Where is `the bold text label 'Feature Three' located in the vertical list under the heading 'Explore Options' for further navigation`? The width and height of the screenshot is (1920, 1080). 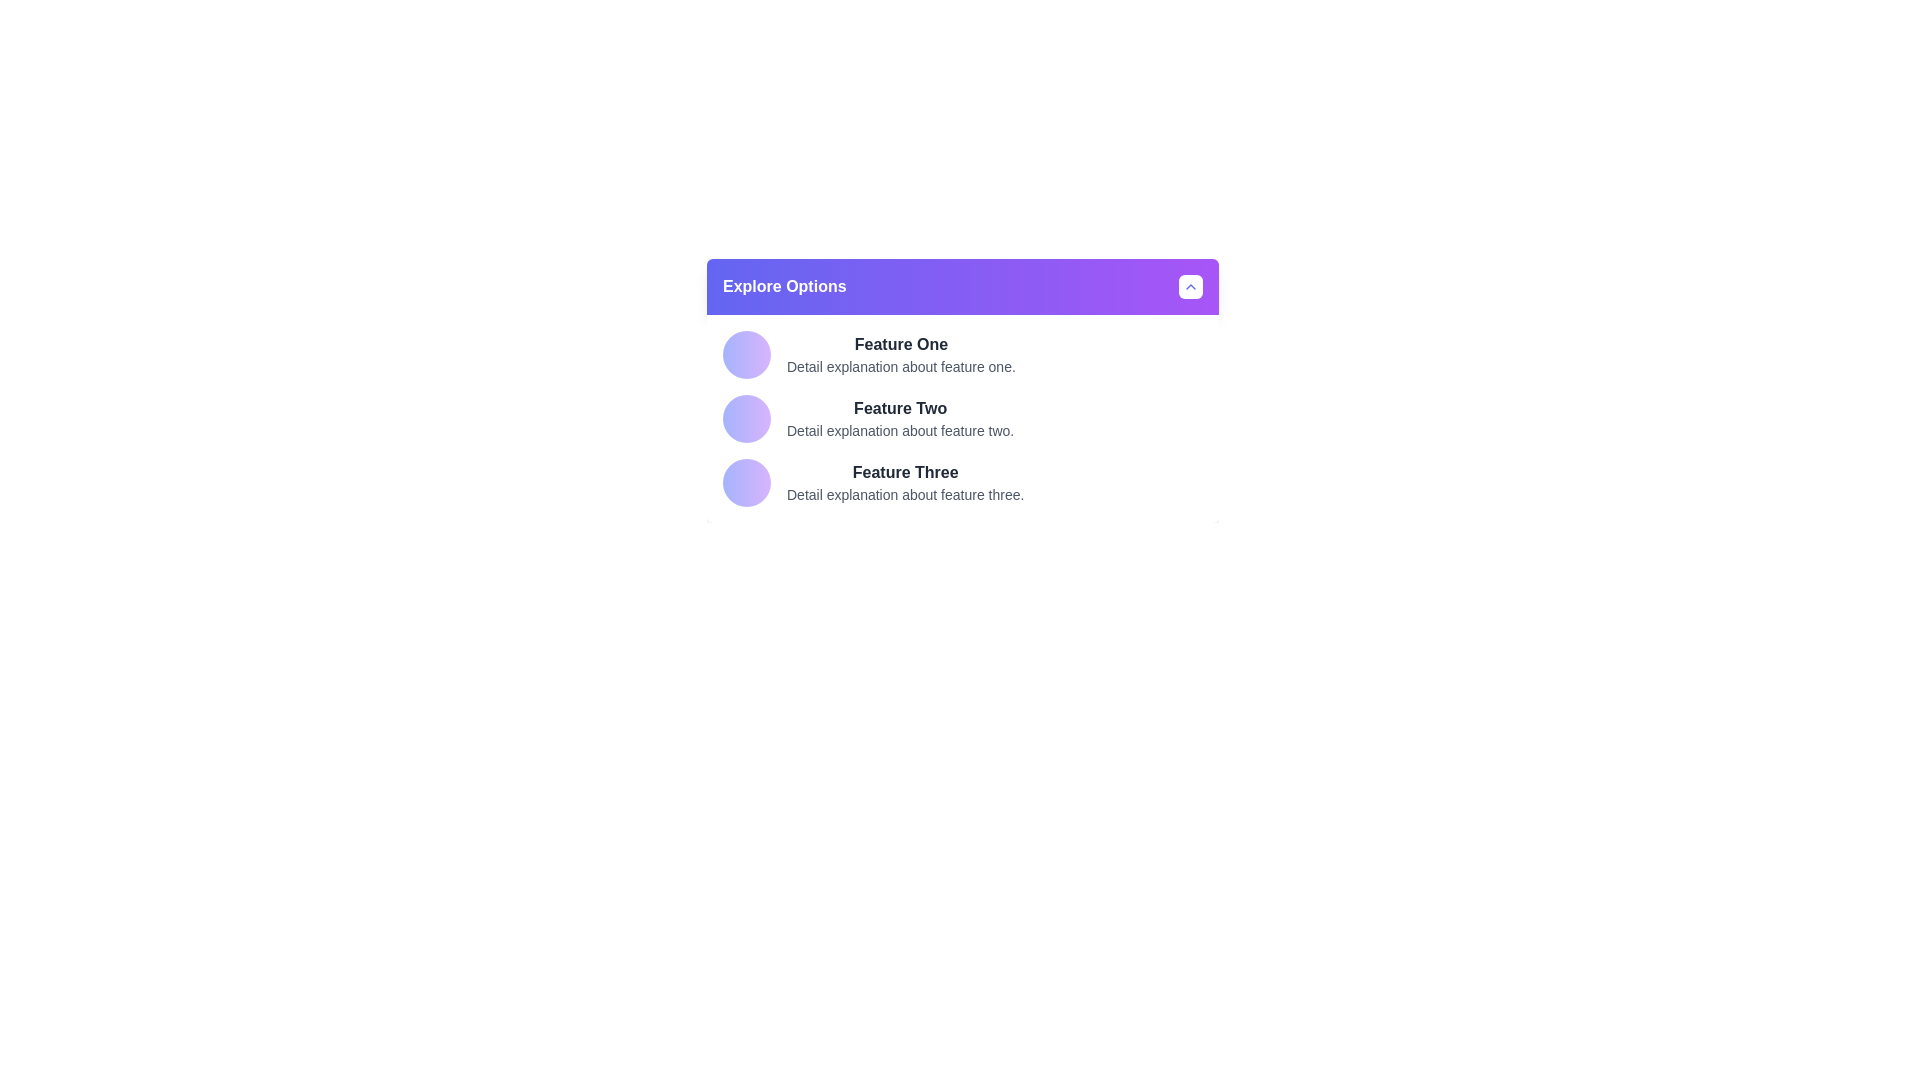
the bold text label 'Feature Three' located in the vertical list under the heading 'Explore Options' for further navigation is located at coordinates (904, 473).